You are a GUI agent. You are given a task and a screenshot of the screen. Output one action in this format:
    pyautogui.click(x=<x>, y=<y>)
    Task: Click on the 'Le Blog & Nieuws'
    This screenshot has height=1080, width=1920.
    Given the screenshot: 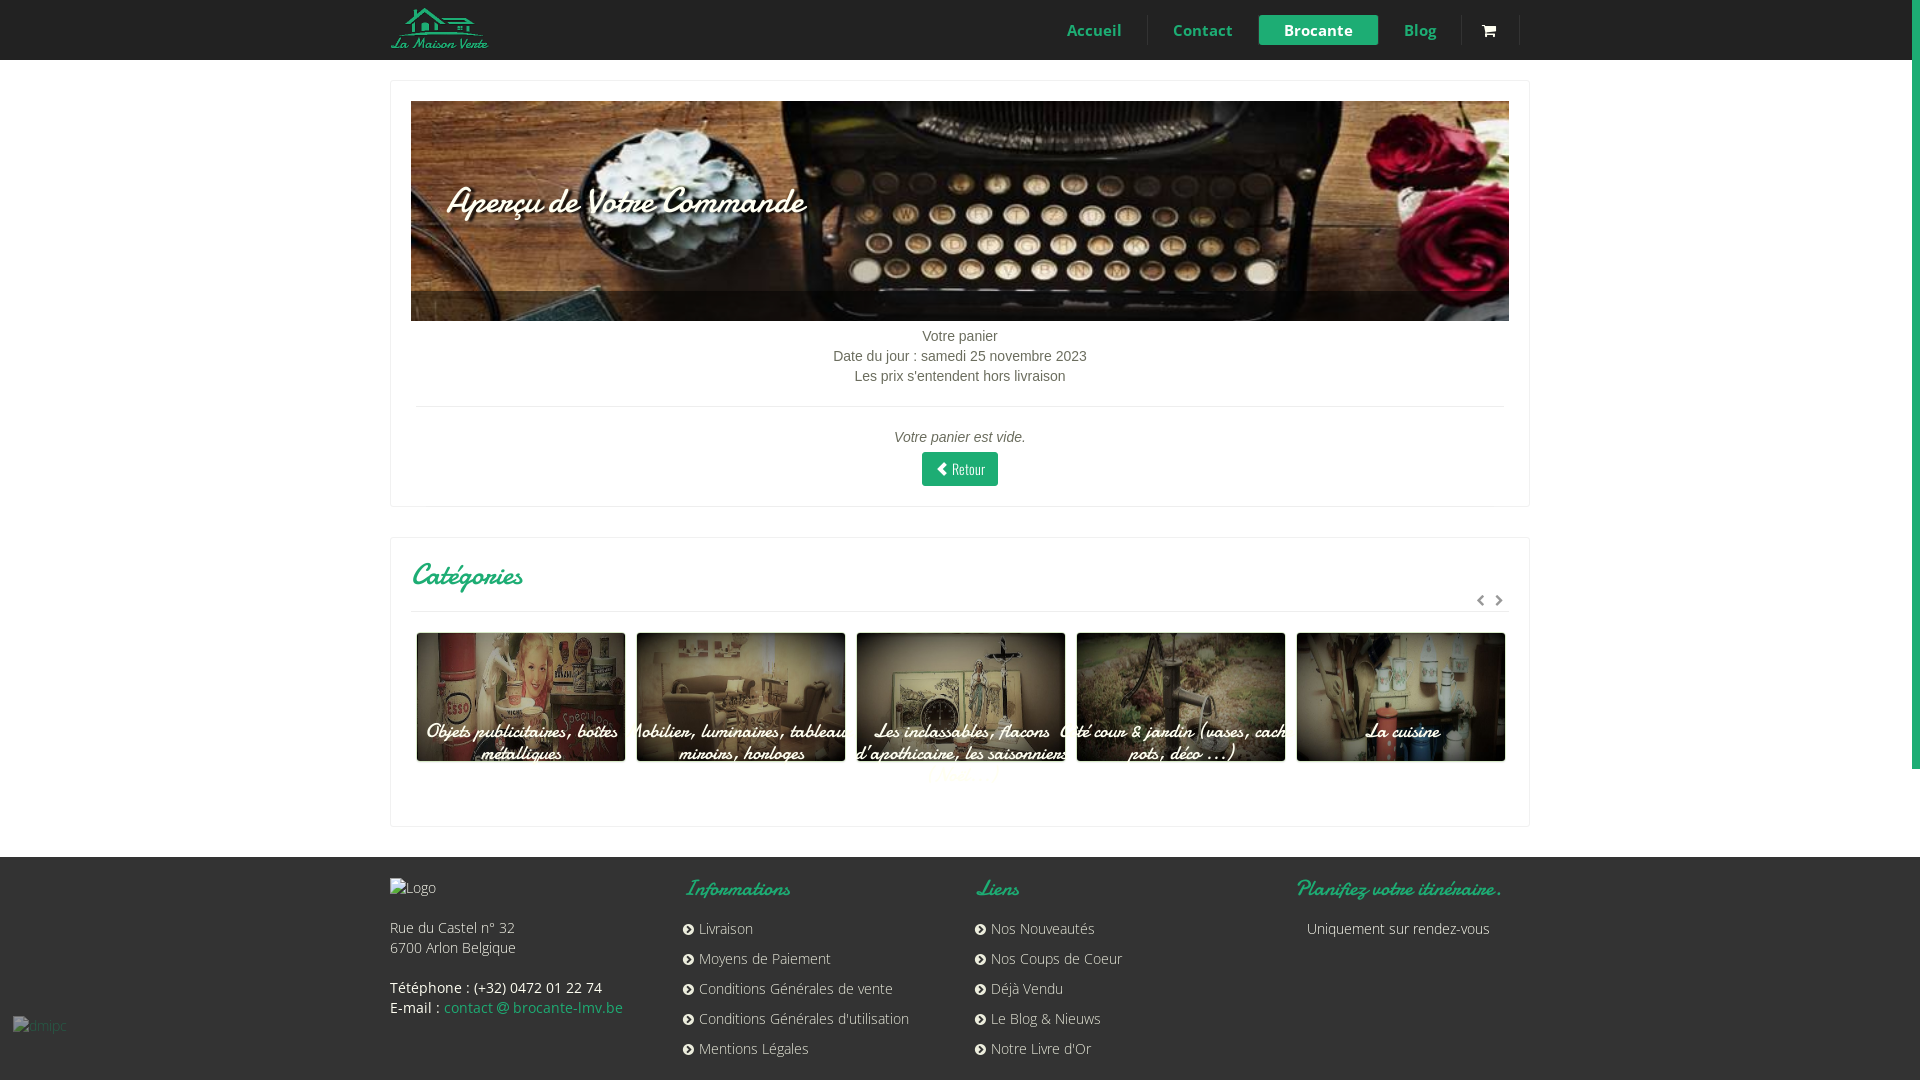 What is the action you would take?
    pyautogui.click(x=1037, y=1018)
    